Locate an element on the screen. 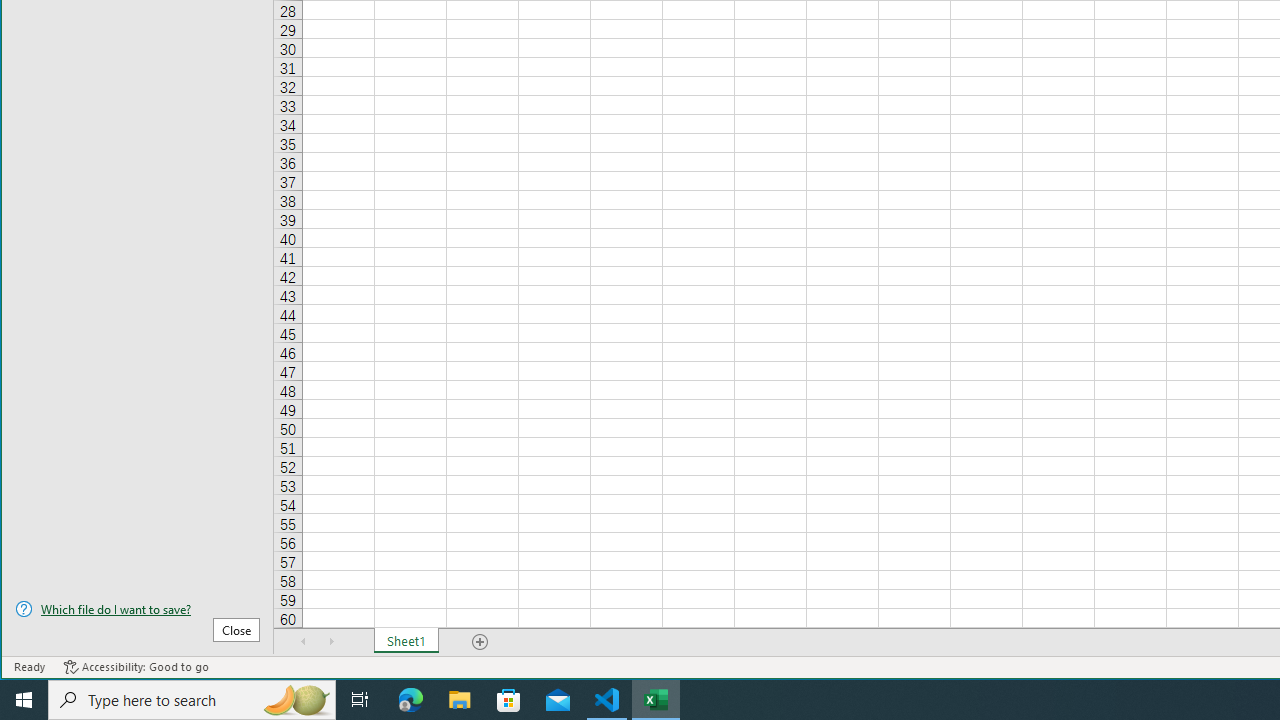 Image resolution: width=1280 pixels, height=720 pixels. 'Type here to search' is located at coordinates (192, 698).